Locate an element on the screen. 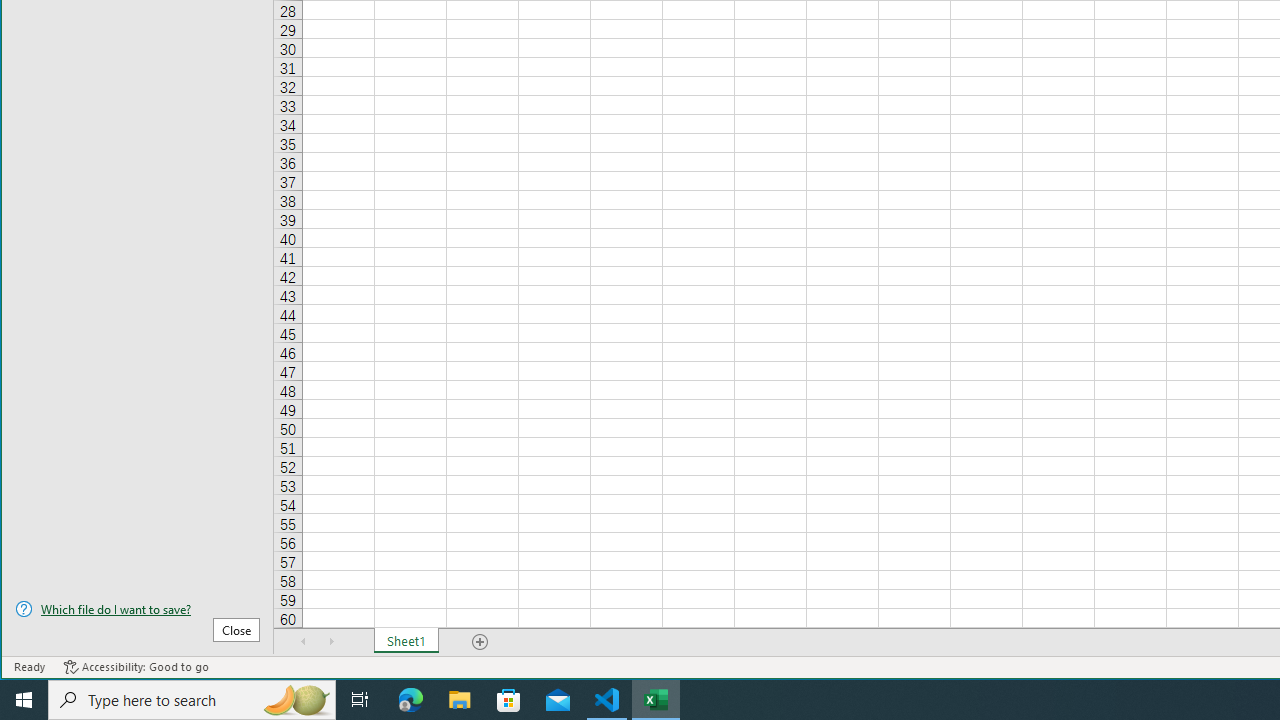 Image resolution: width=1280 pixels, height=720 pixels. 'Type here to search' is located at coordinates (192, 698).